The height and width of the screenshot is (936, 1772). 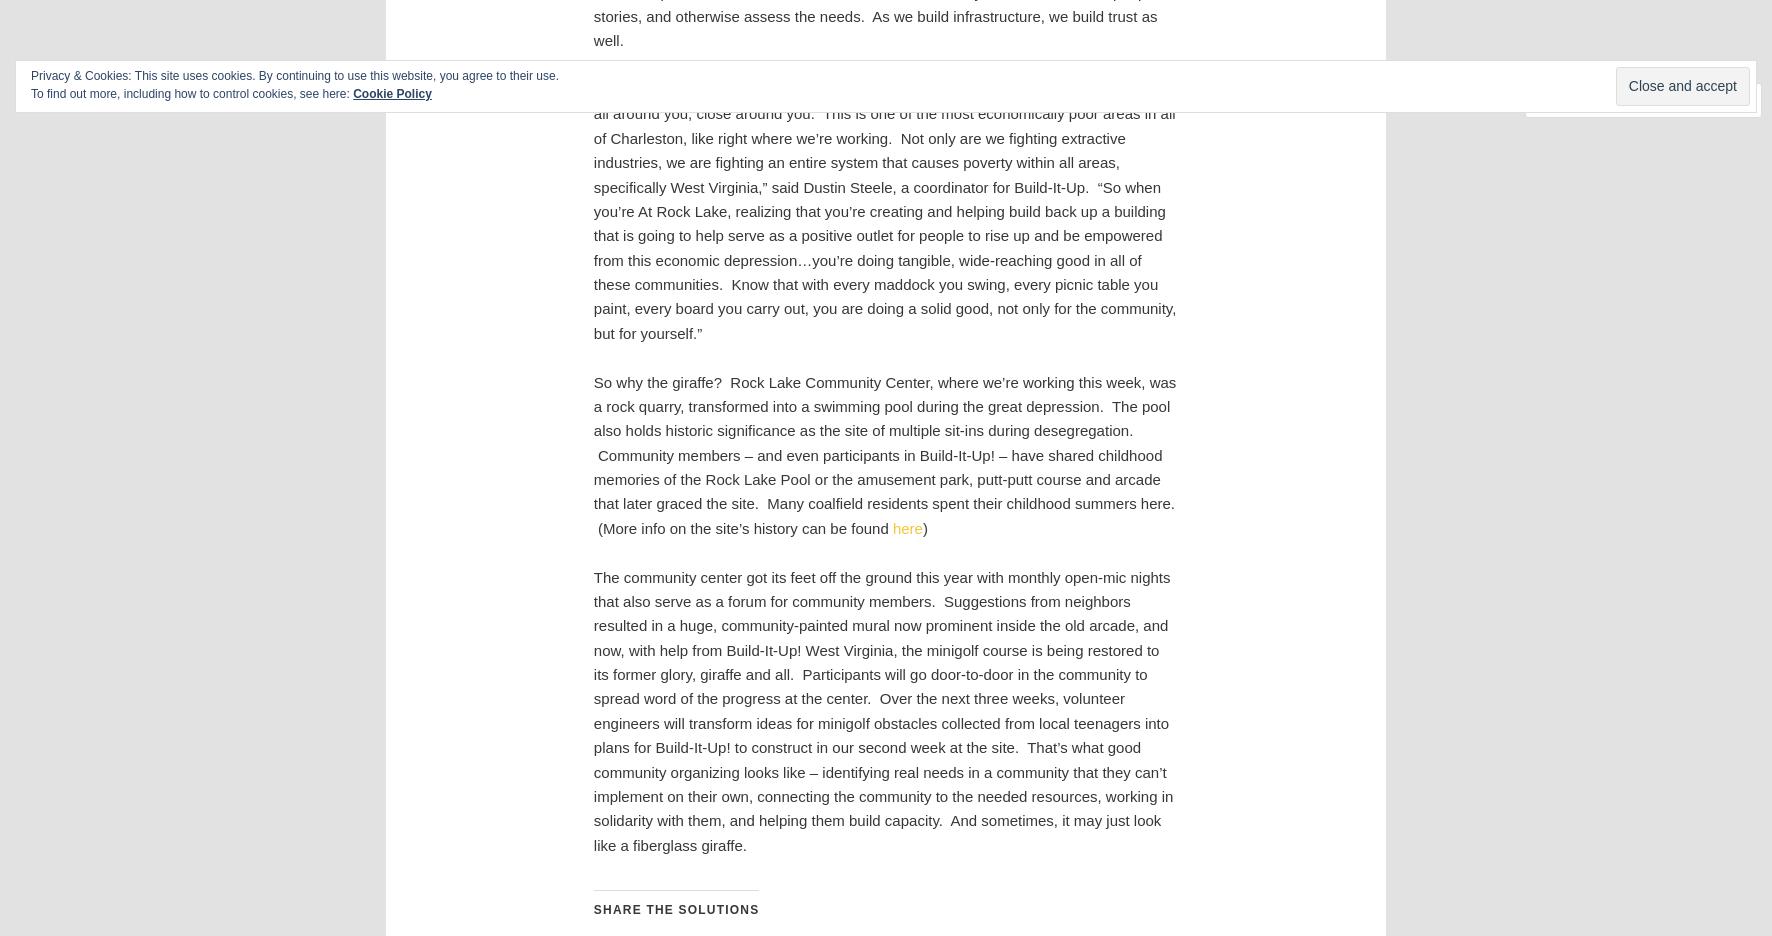 I want to click on 'Cookie Policy', so click(x=391, y=92).